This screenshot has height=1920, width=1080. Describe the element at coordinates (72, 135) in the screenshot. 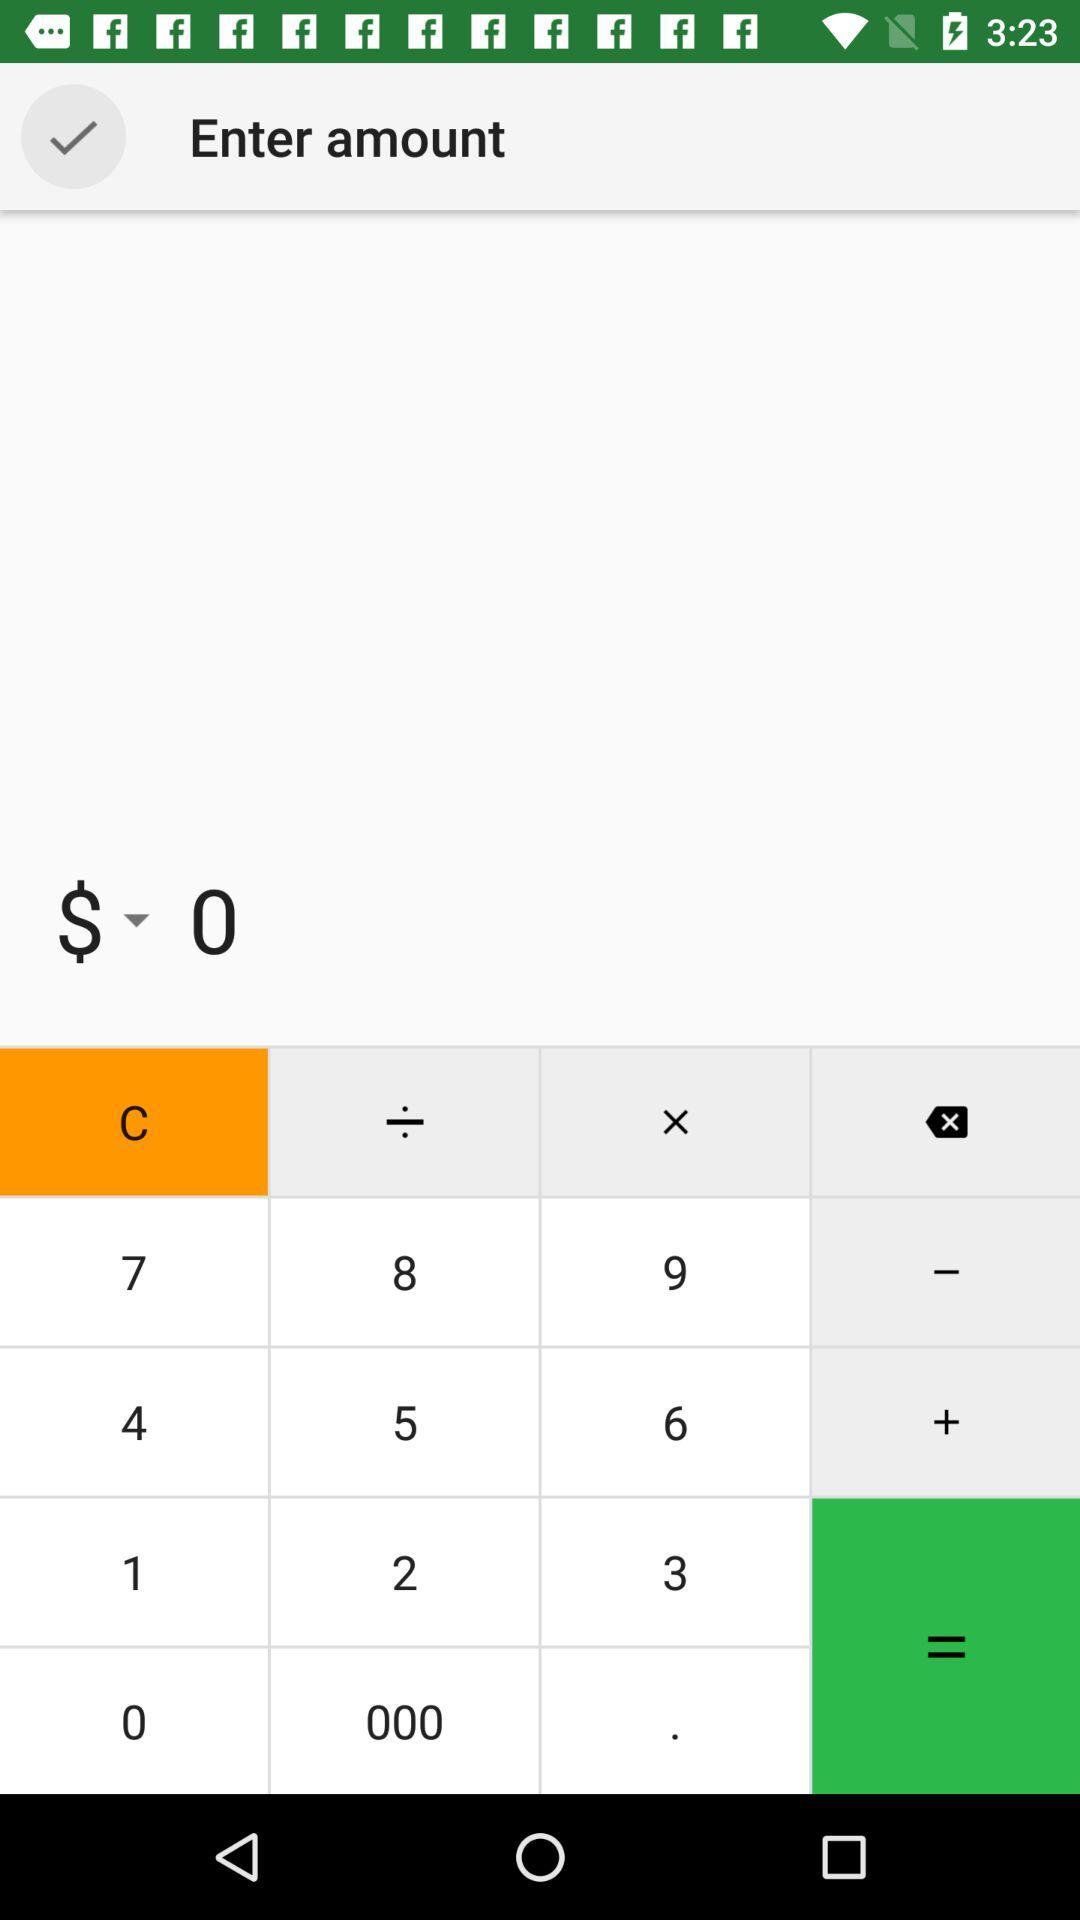

I see `confirm amount entered` at that location.